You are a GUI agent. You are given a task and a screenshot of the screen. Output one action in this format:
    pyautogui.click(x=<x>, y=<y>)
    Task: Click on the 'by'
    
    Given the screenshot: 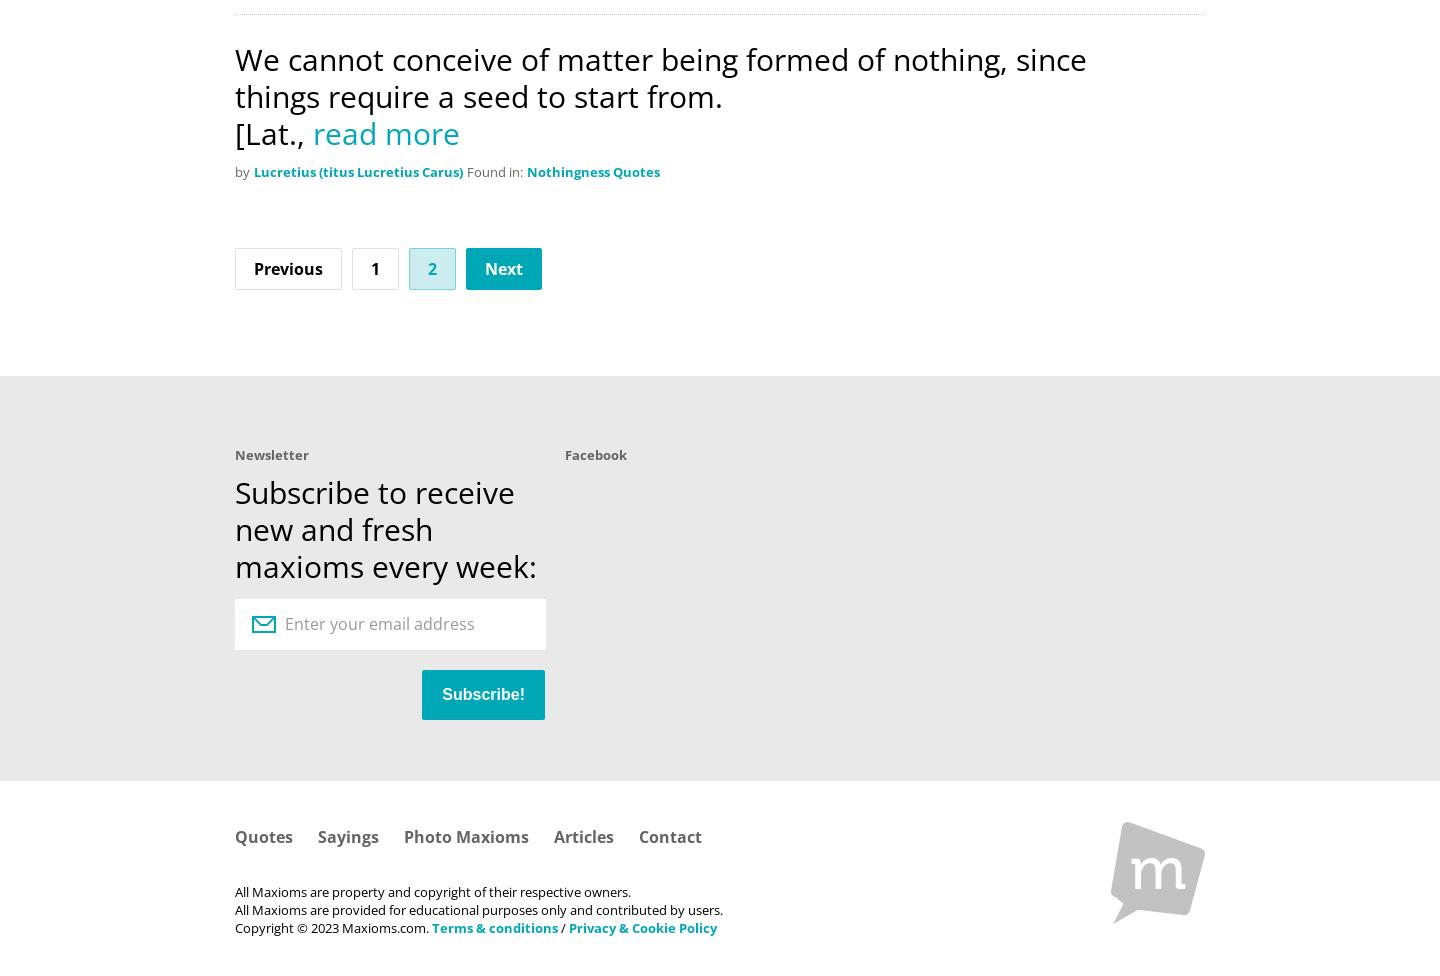 What is the action you would take?
    pyautogui.click(x=235, y=170)
    